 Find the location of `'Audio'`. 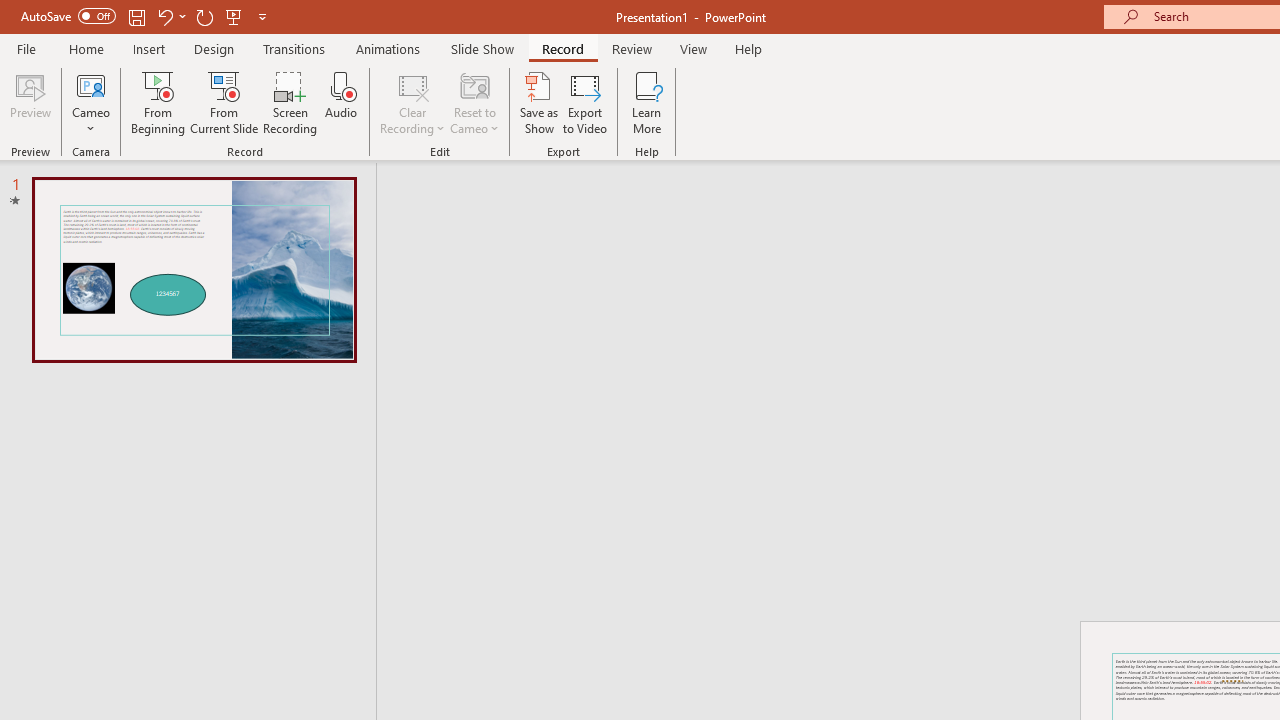

'Audio' is located at coordinates (341, 103).